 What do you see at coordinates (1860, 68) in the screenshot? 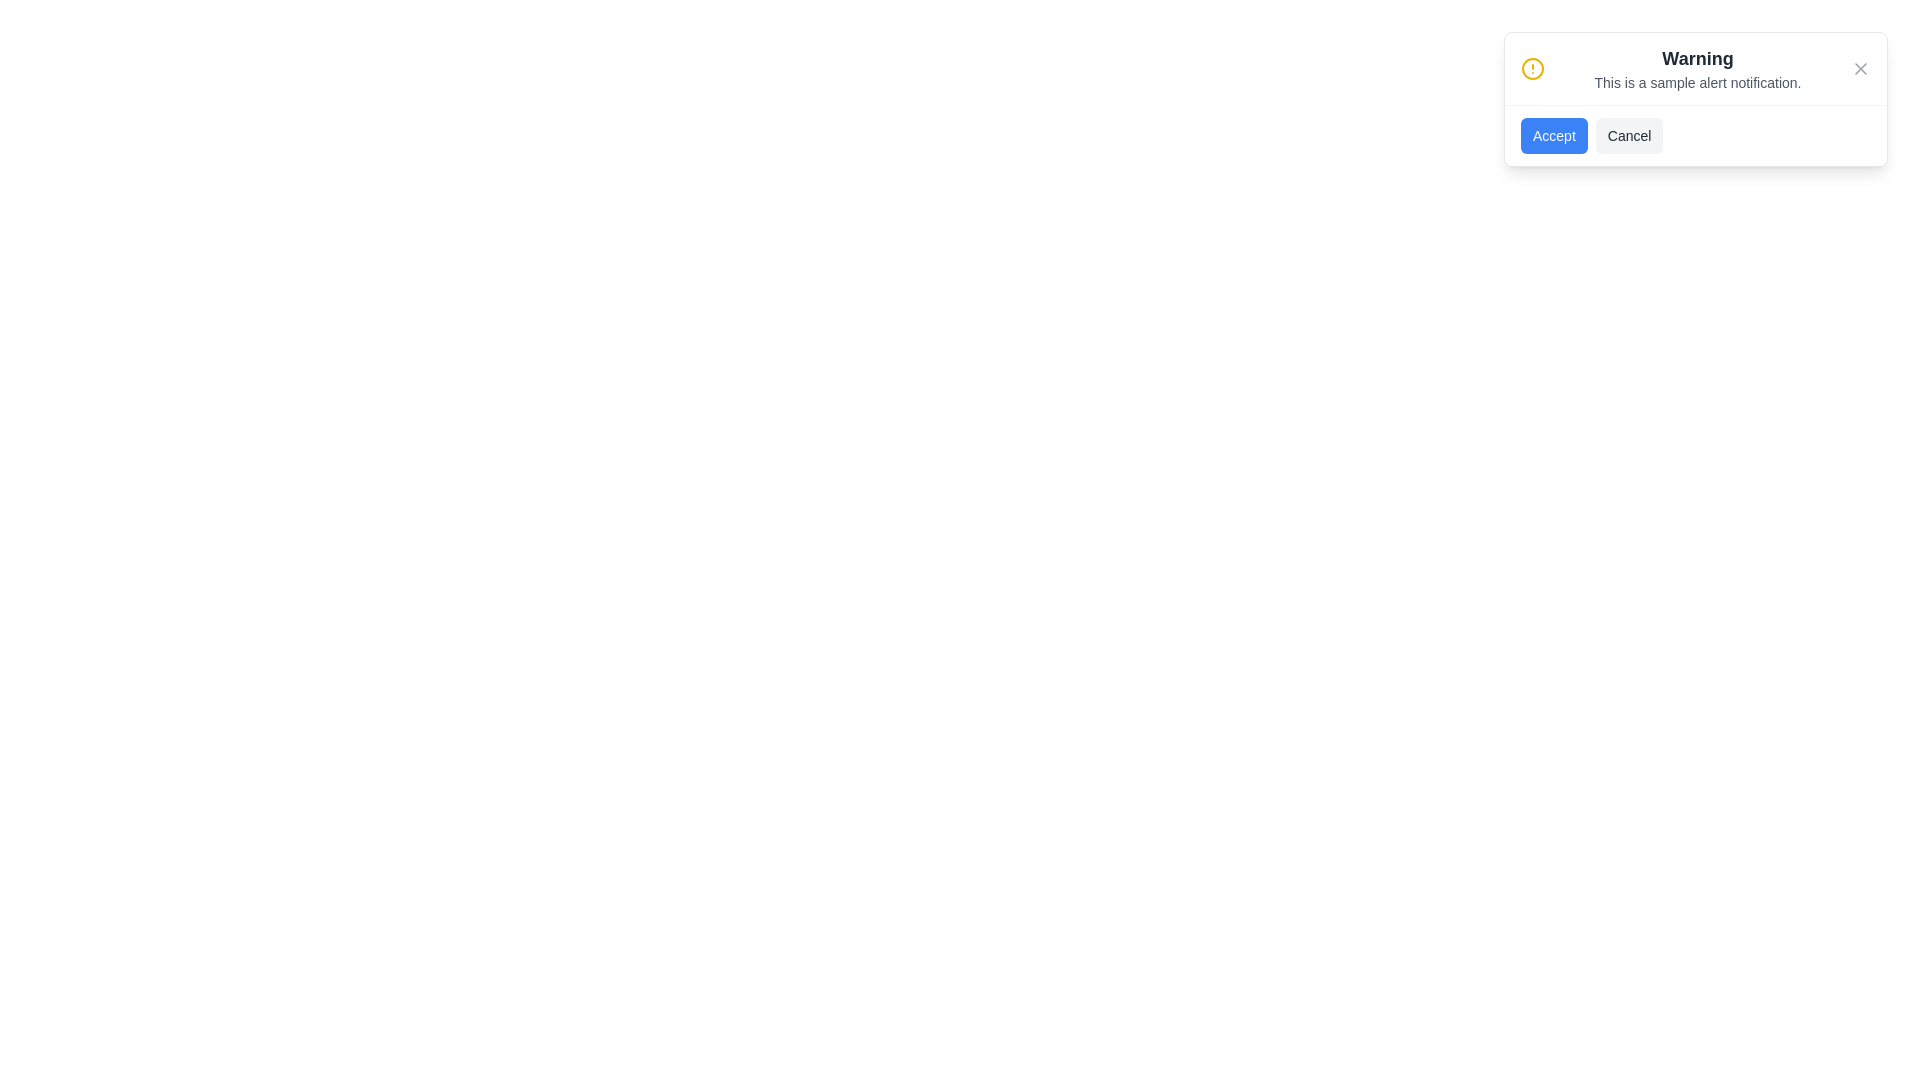
I see `the small gray button with an 'X' symbol located at the top-right corner of the alert box` at bounding box center [1860, 68].